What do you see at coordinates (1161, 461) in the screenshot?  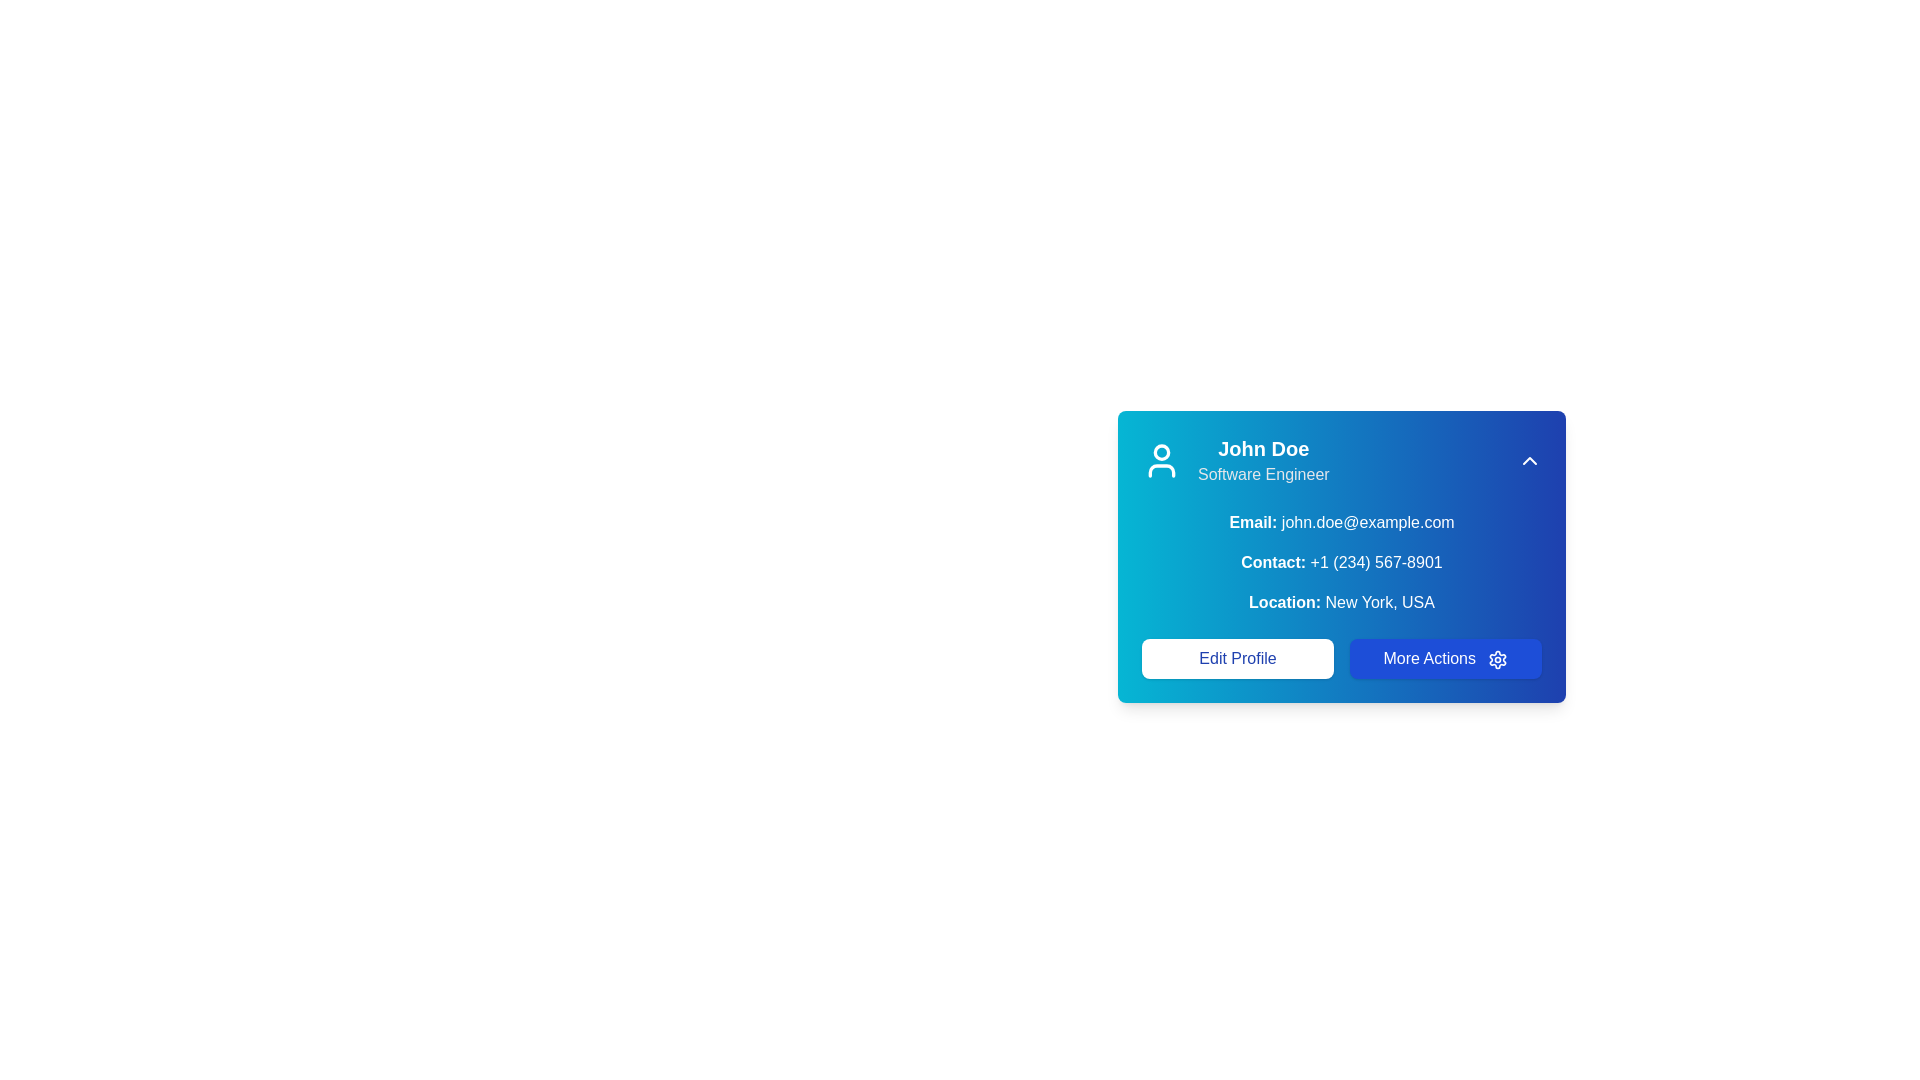 I see `the user figure icon, which is styled in white on a blue background and located to the left of the name 'John Doe' and the title 'Software Engineer'` at bounding box center [1161, 461].